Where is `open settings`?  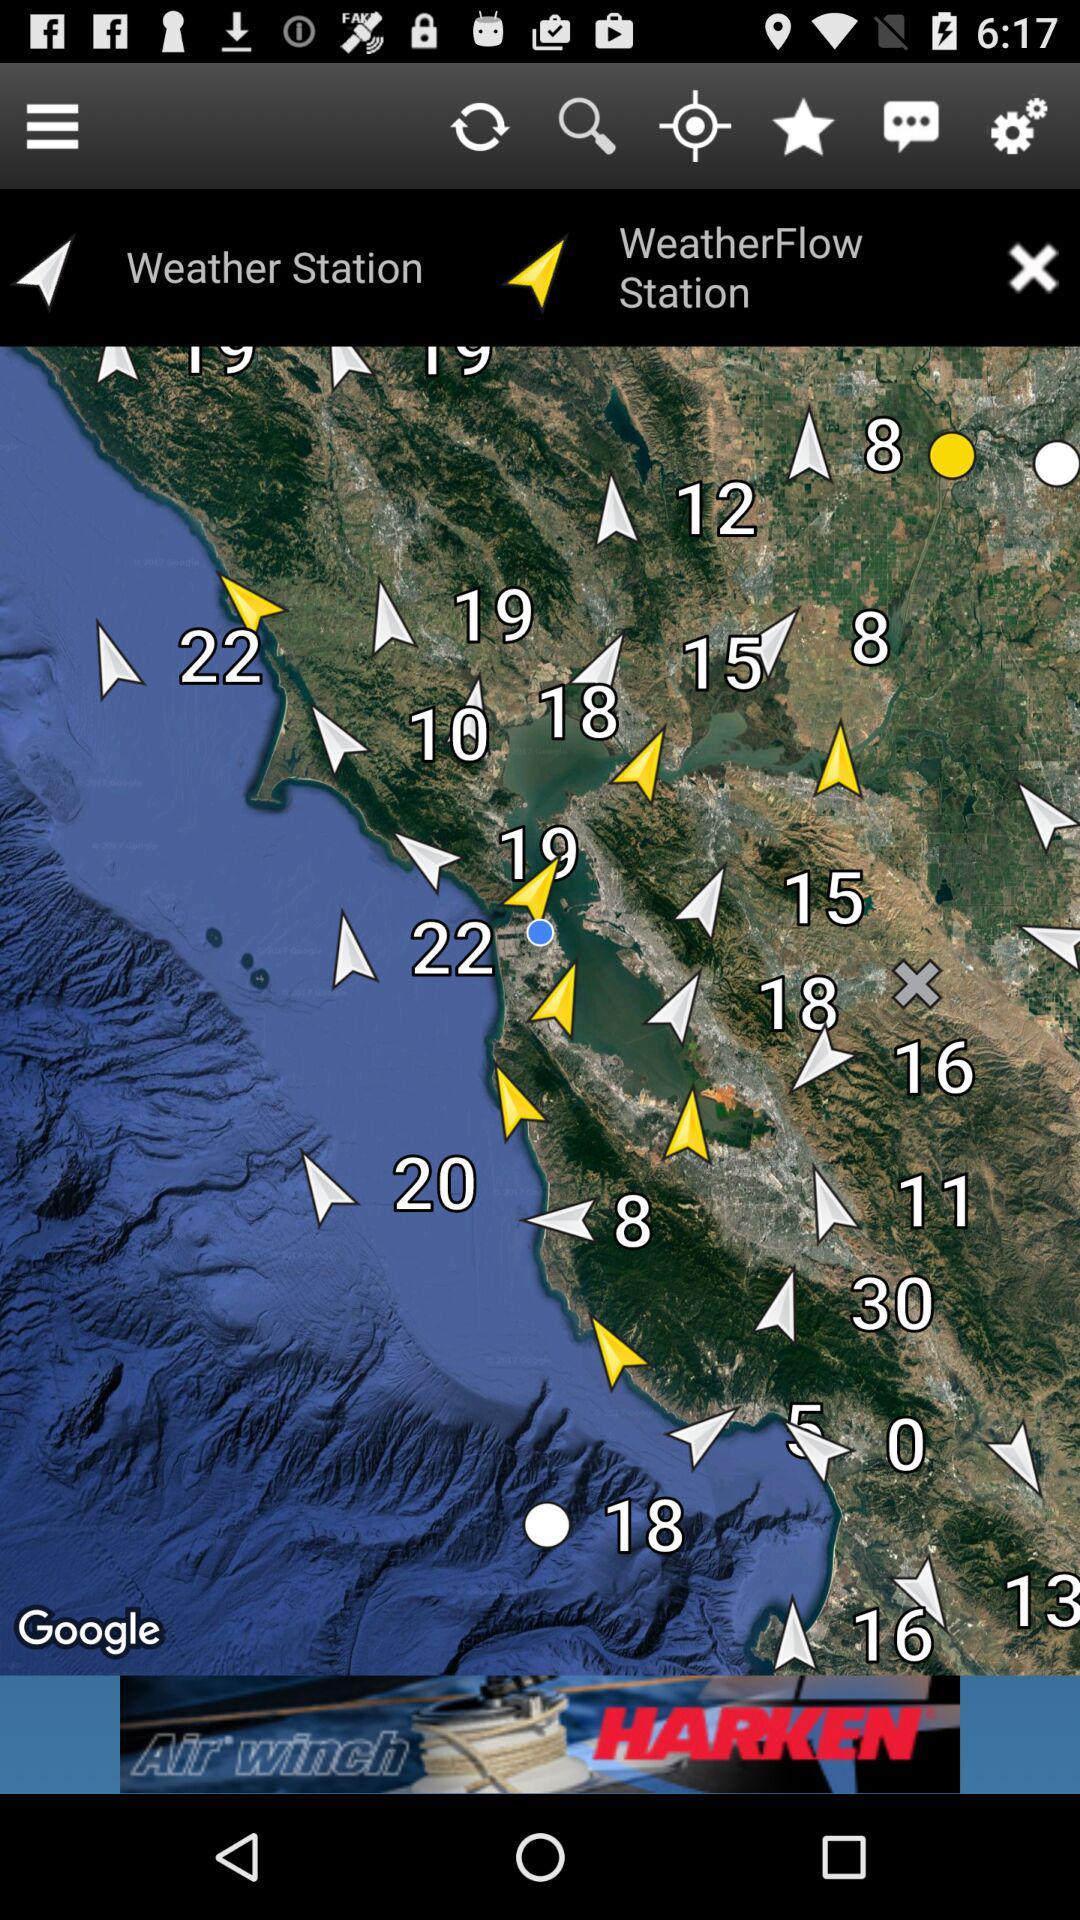
open settings is located at coordinates (1019, 124).